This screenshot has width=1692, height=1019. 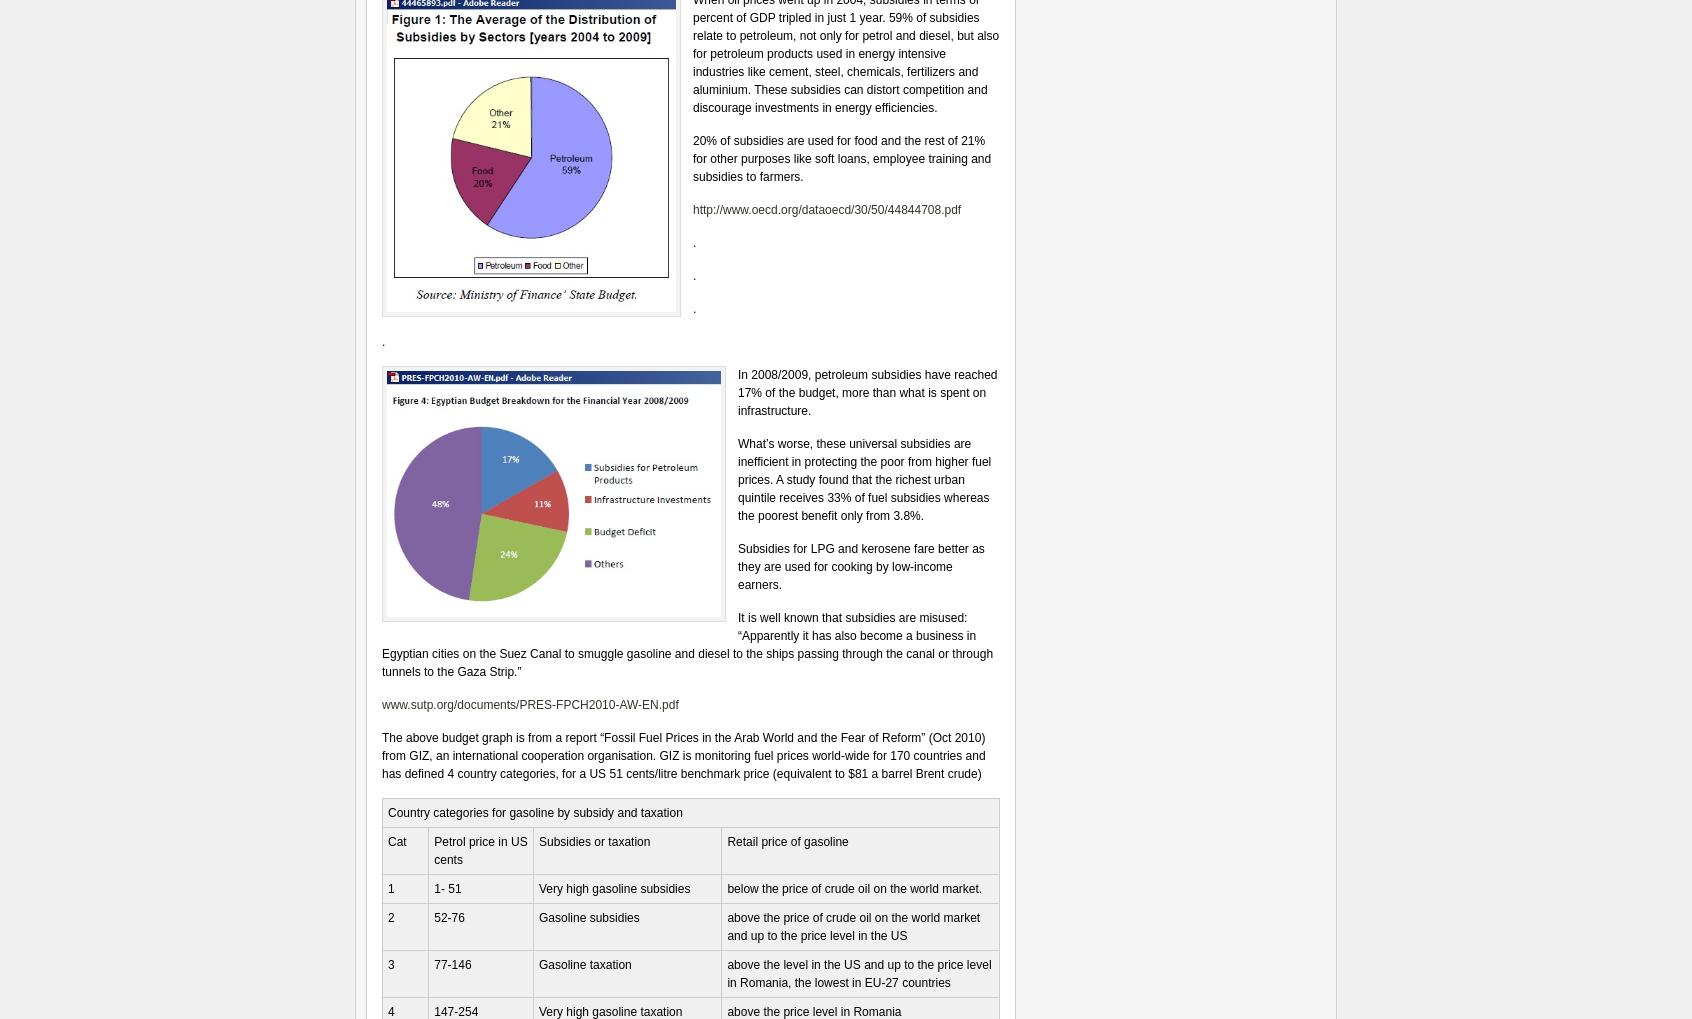 What do you see at coordinates (787, 840) in the screenshot?
I see `'Retail price of gasoline'` at bounding box center [787, 840].